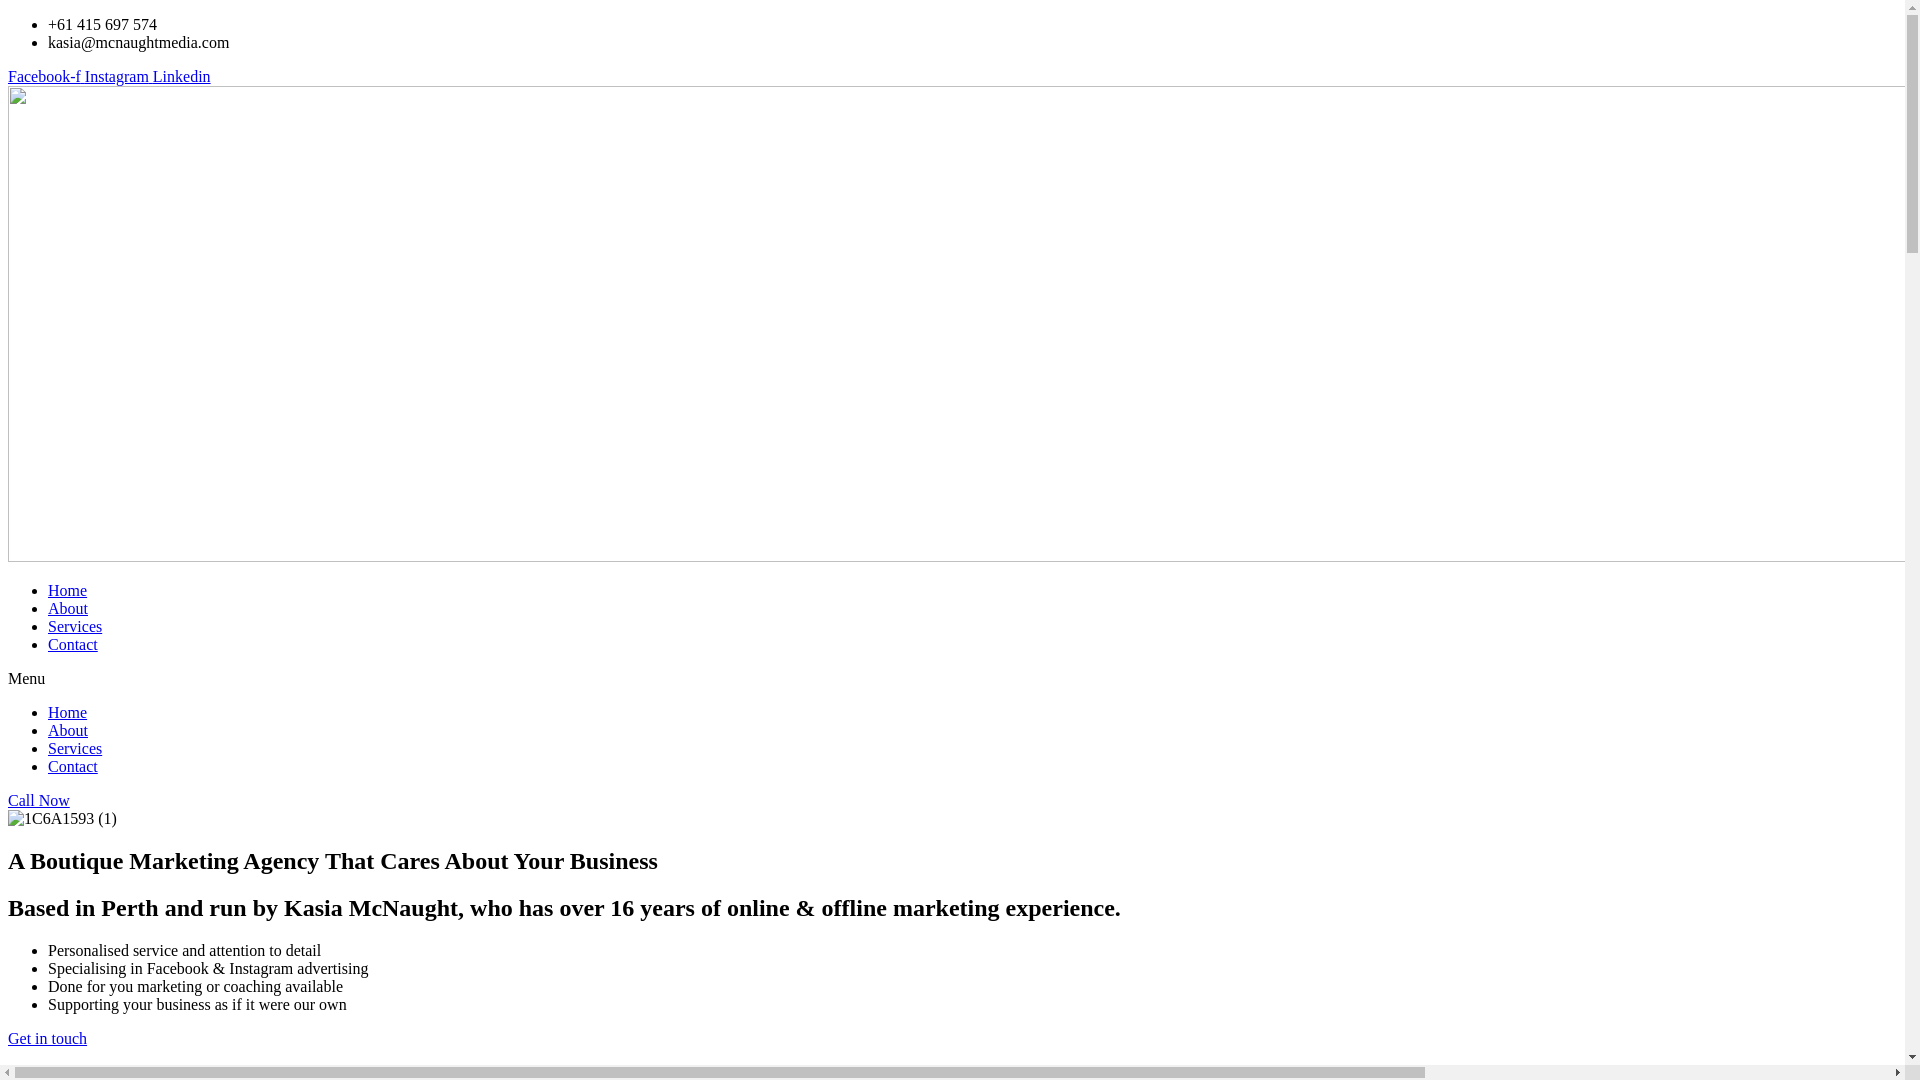 This screenshot has height=1080, width=1920. Describe the element at coordinates (48, 765) in the screenshot. I see `'Contact'` at that location.